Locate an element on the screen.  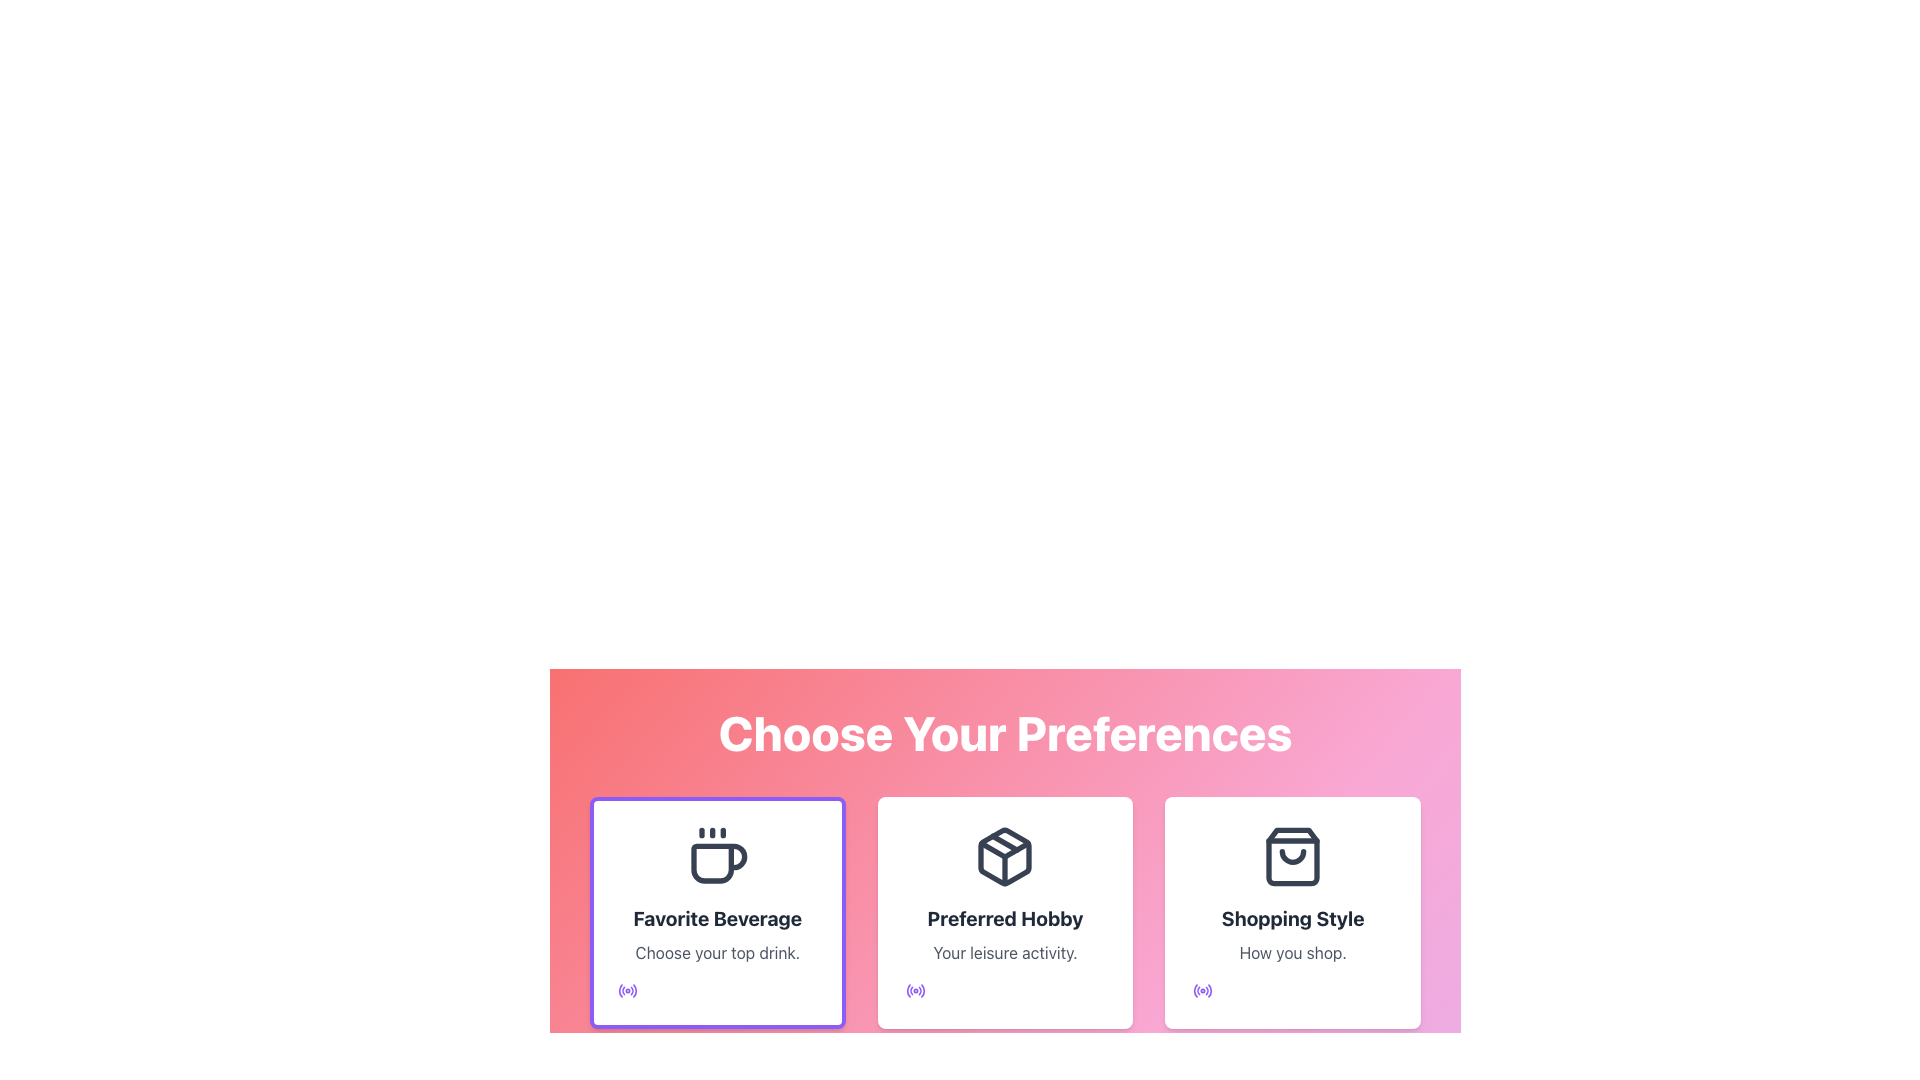
text element that says 'Your leisure activity.' located below the 'Preferred Hobby.' text within the card layout is located at coordinates (1005, 951).